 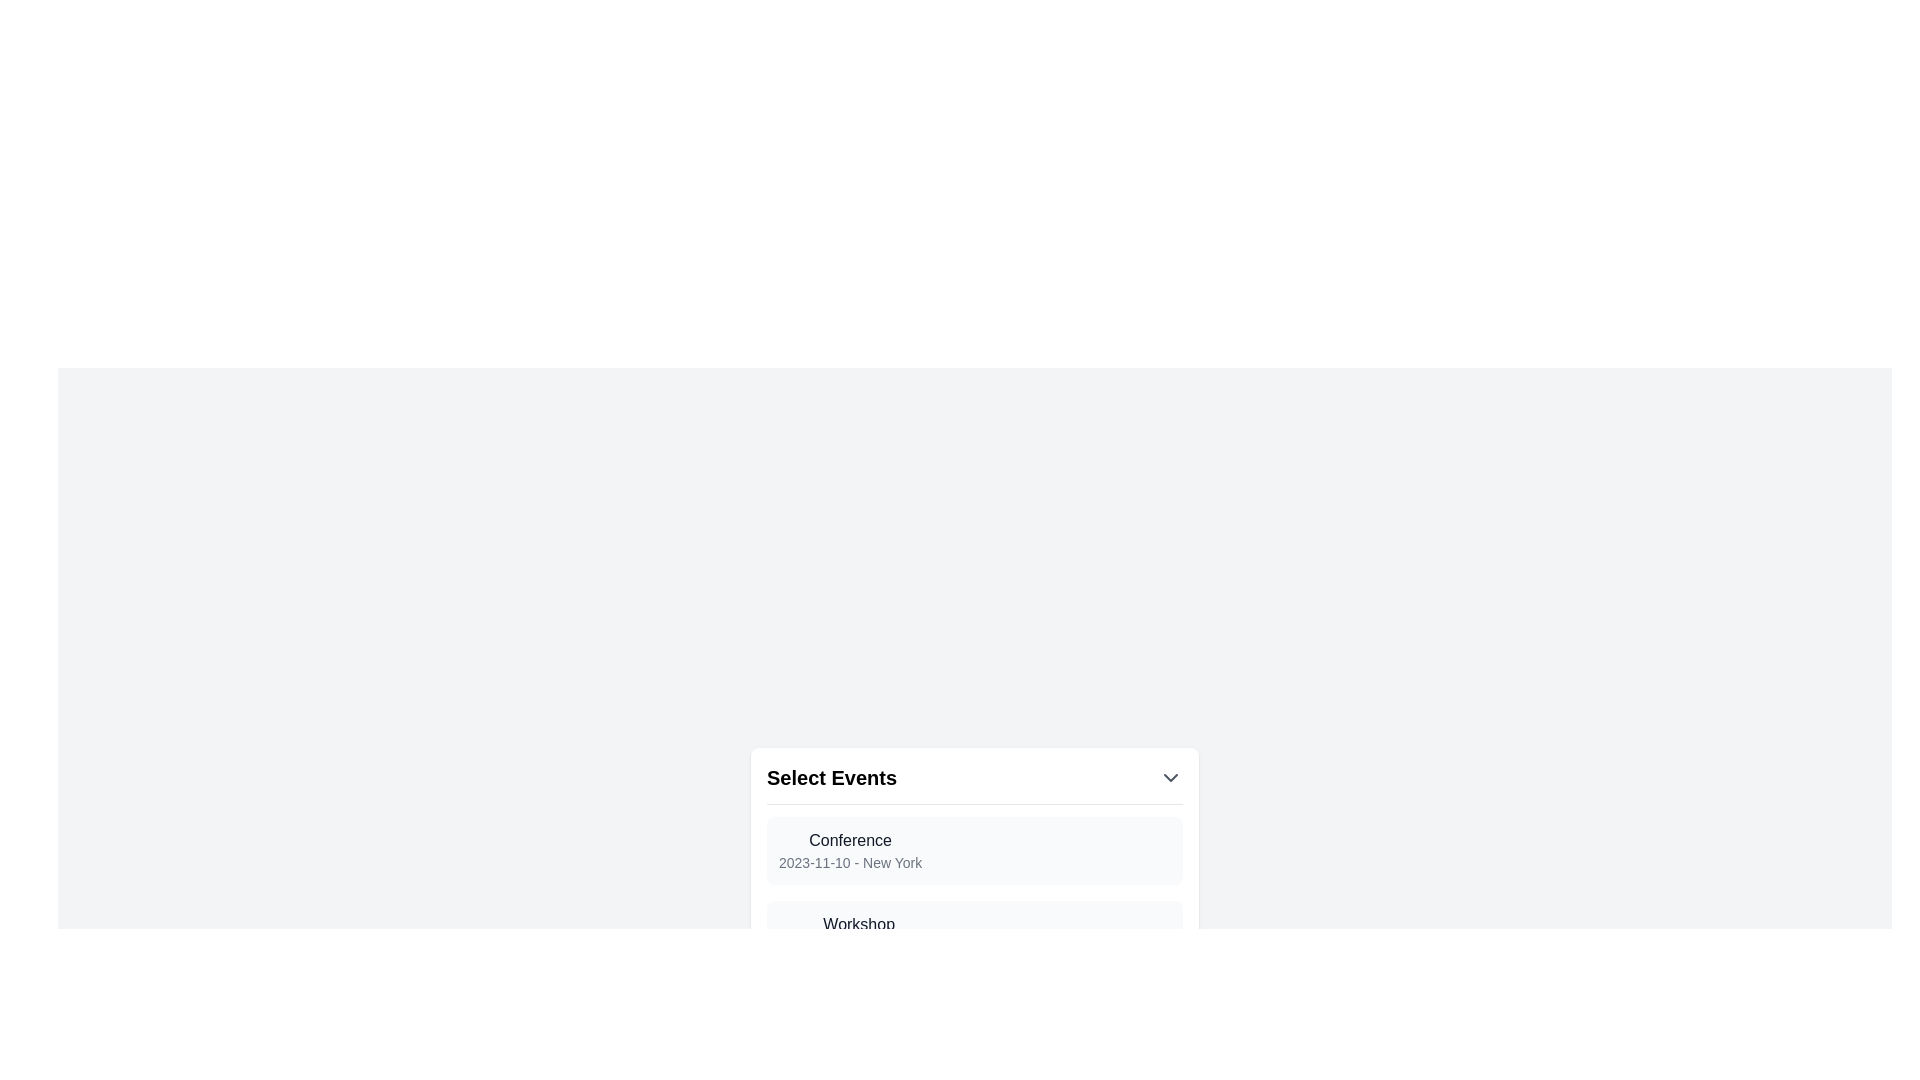 I want to click on the downward-pointing chevron SVG icon, so click(x=1171, y=776).